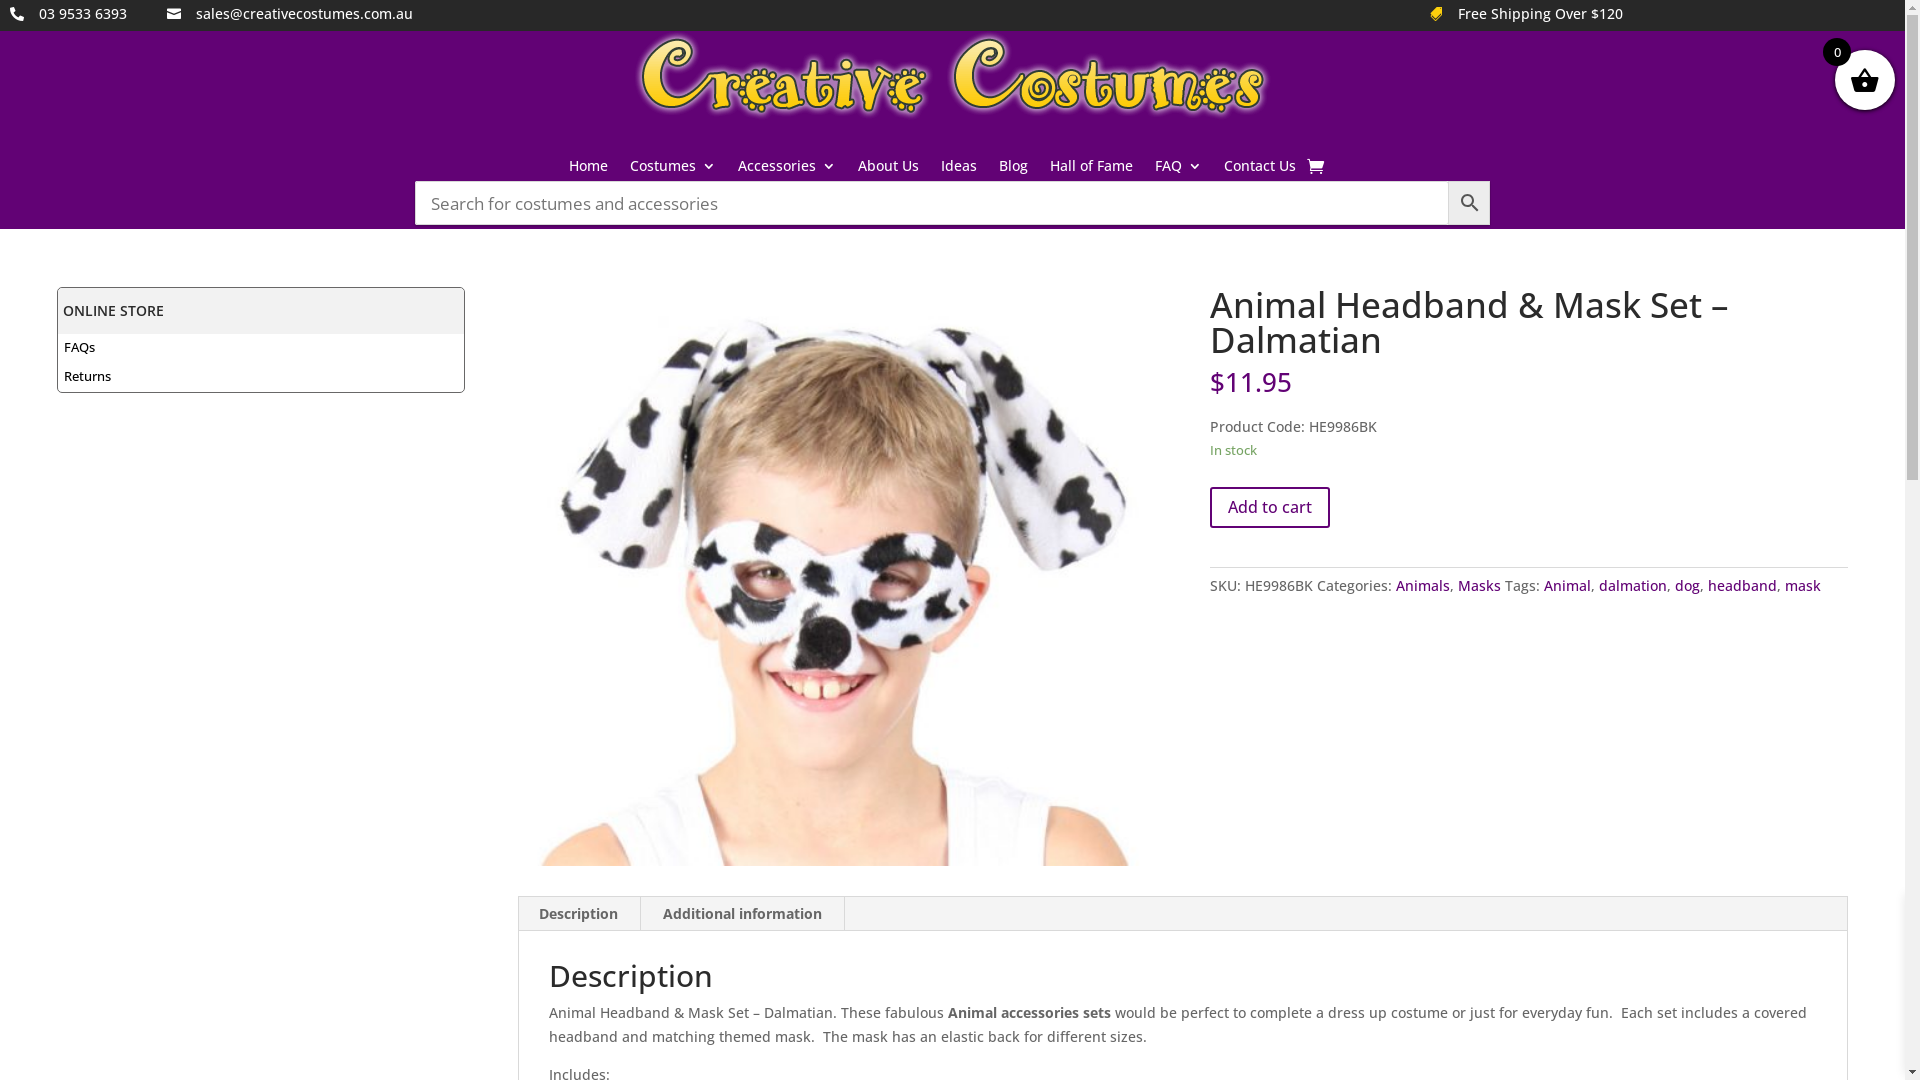 The height and width of the screenshot is (1080, 1920). Describe the element at coordinates (1686, 585) in the screenshot. I see `'dog'` at that location.